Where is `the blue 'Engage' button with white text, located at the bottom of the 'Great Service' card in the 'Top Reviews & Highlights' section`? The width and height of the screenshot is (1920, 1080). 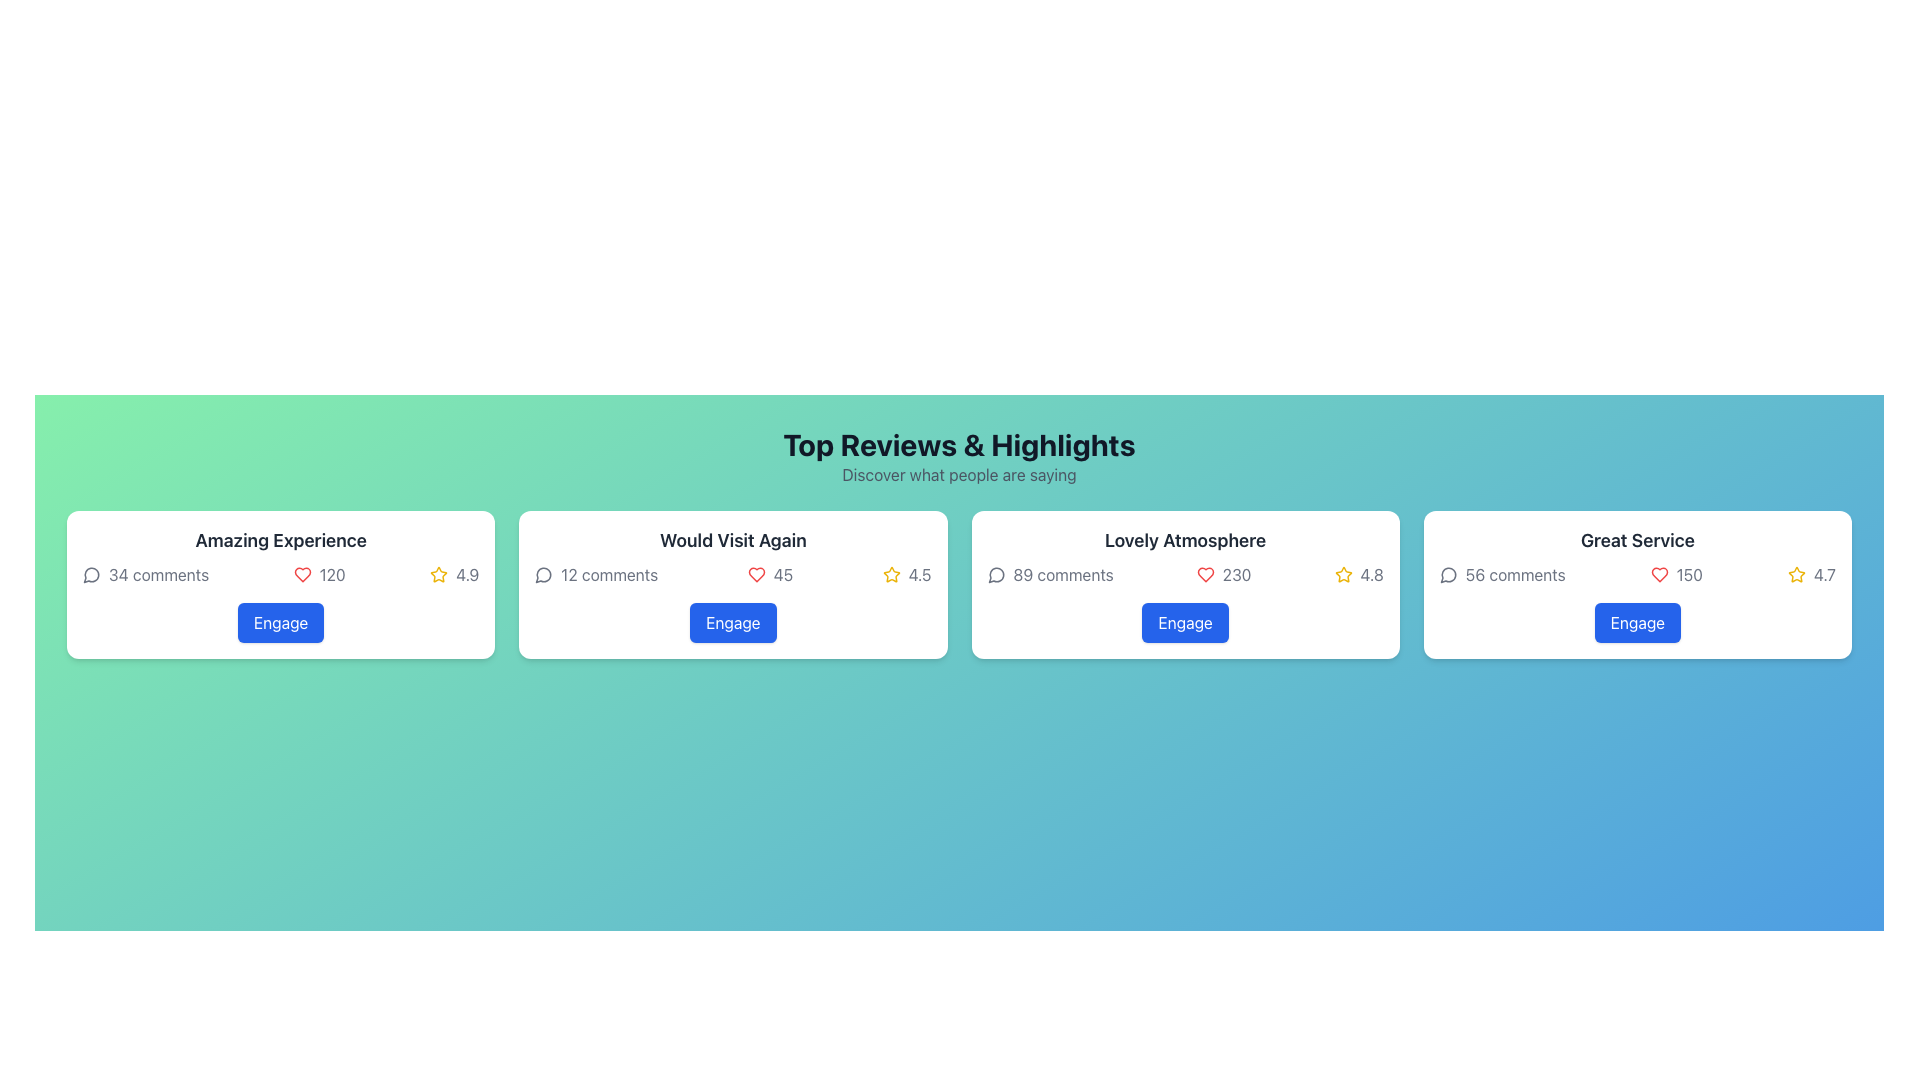
the blue 'Engage' button with white text, located at the bottom of the 'Great Service' card in the 'Top Reviews & Highlights' section is located at coordinates (1637, 622).